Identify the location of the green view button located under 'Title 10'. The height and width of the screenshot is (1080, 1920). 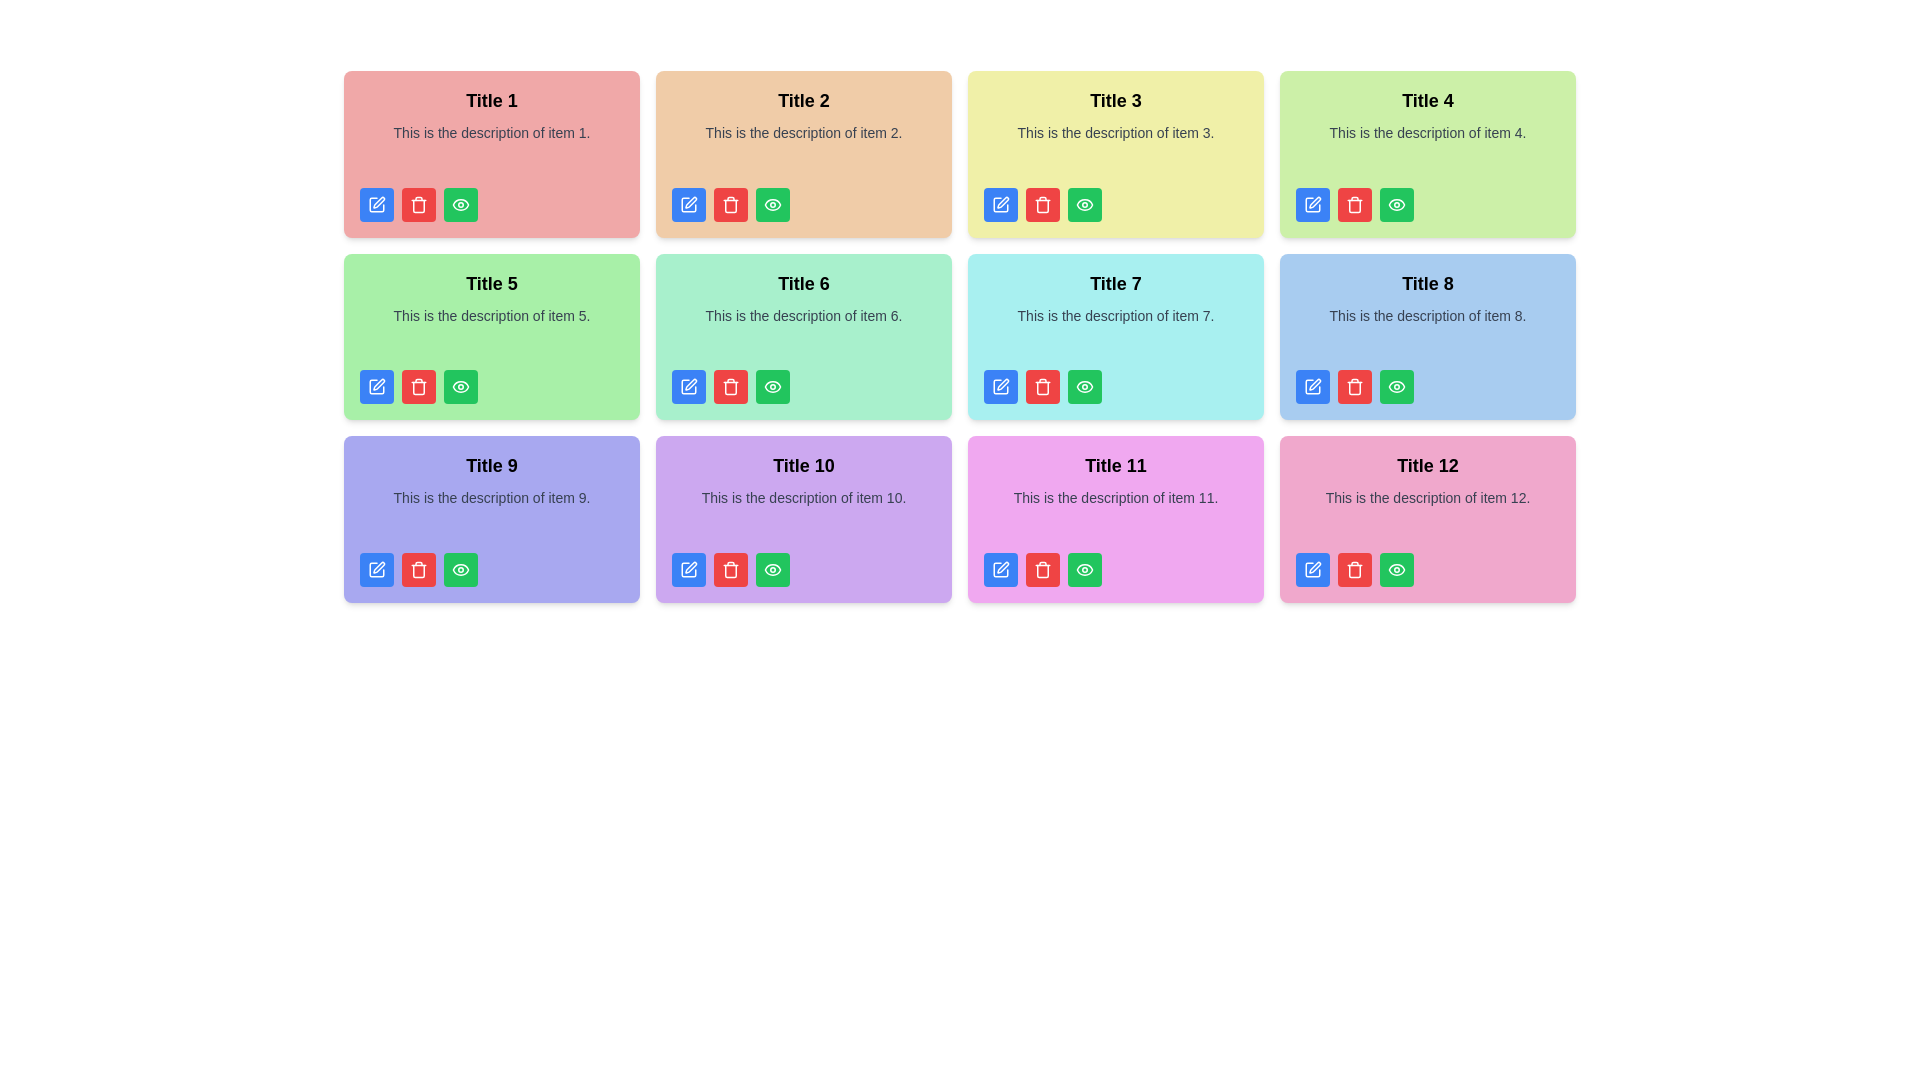
(771, 569).